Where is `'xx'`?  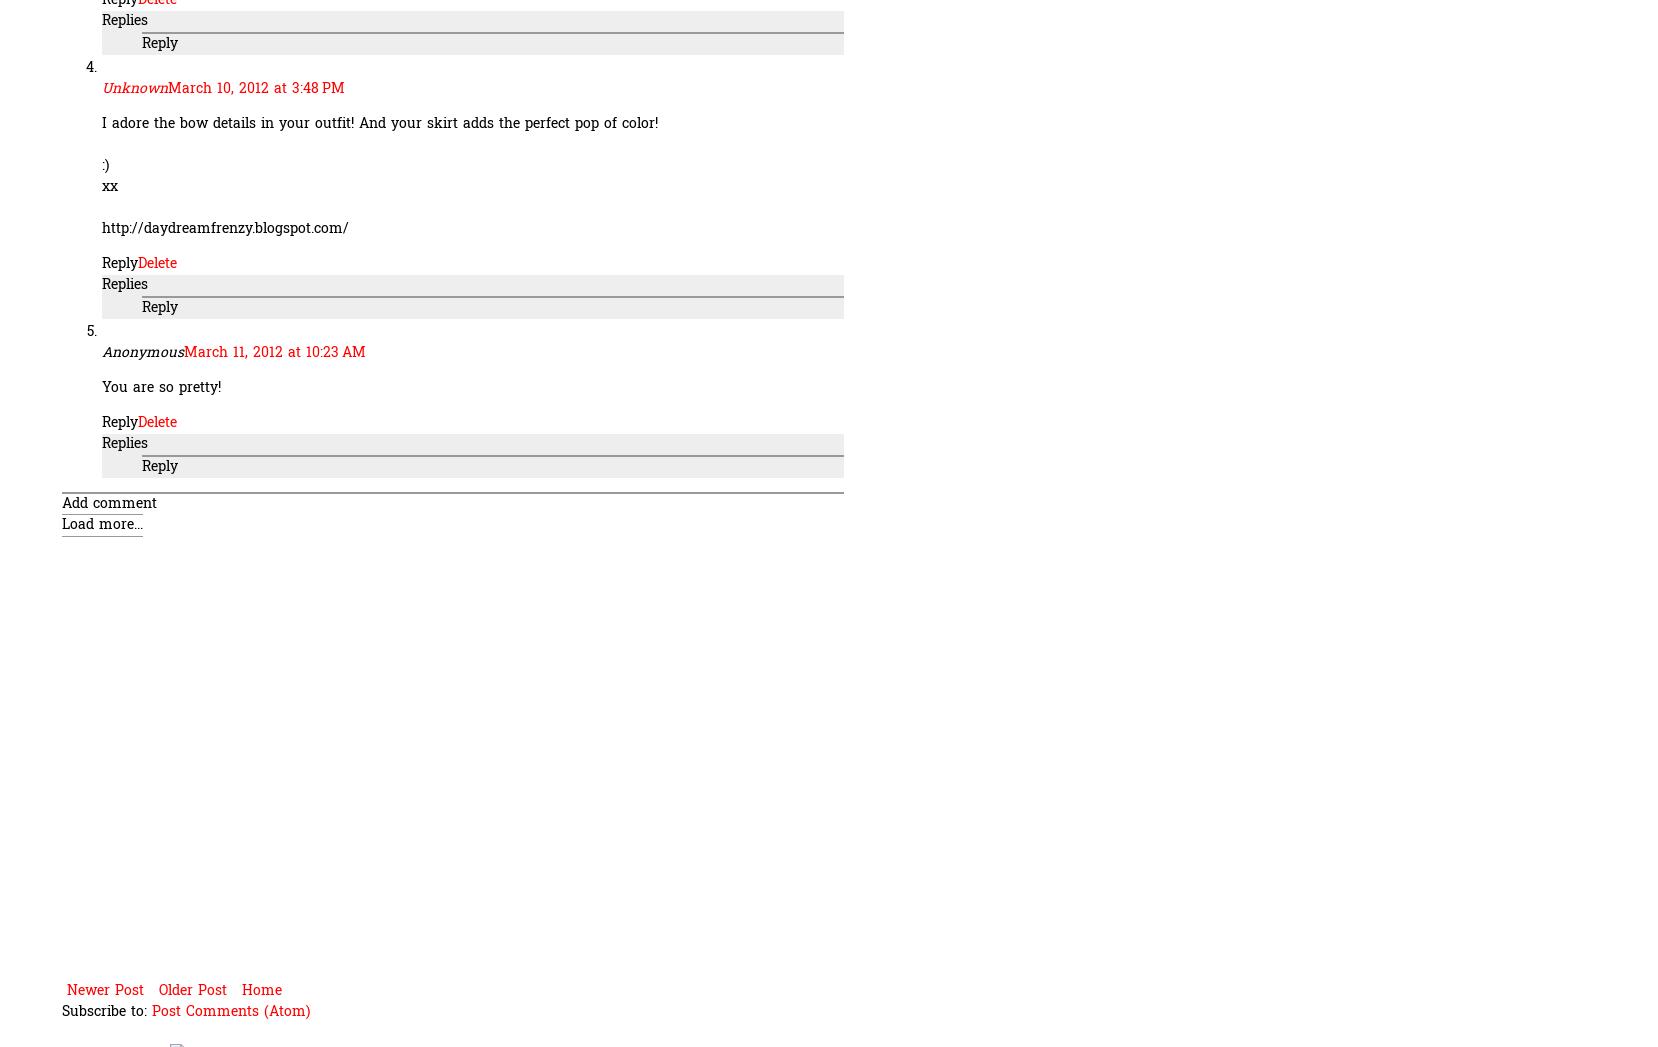
'xx' is located at coordinates (108, 186).